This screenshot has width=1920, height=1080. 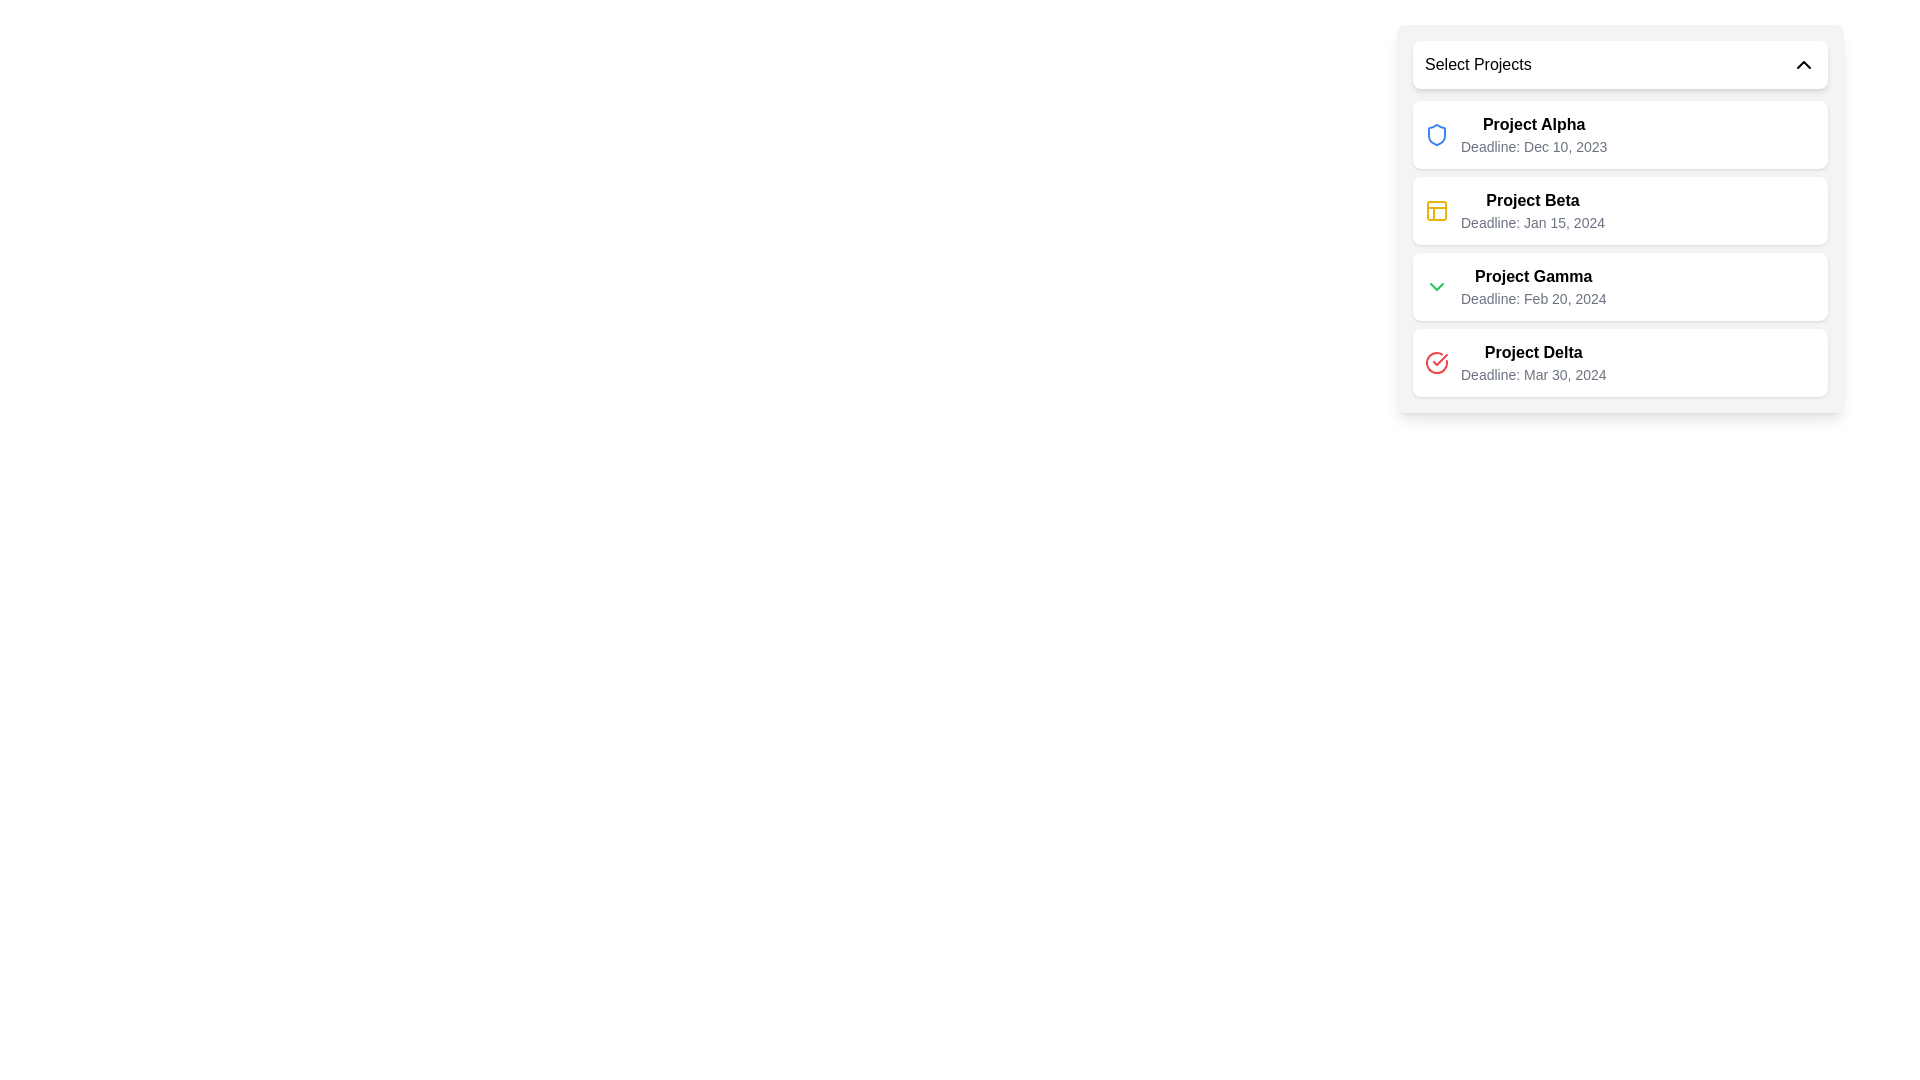 What do you see at coordinates (1435, 362) in the screenshot?
I see `the red checkmark icon indicating the status of 'Project Delta', which is the leftmost element in its row` at bounding box center [1435, 362].